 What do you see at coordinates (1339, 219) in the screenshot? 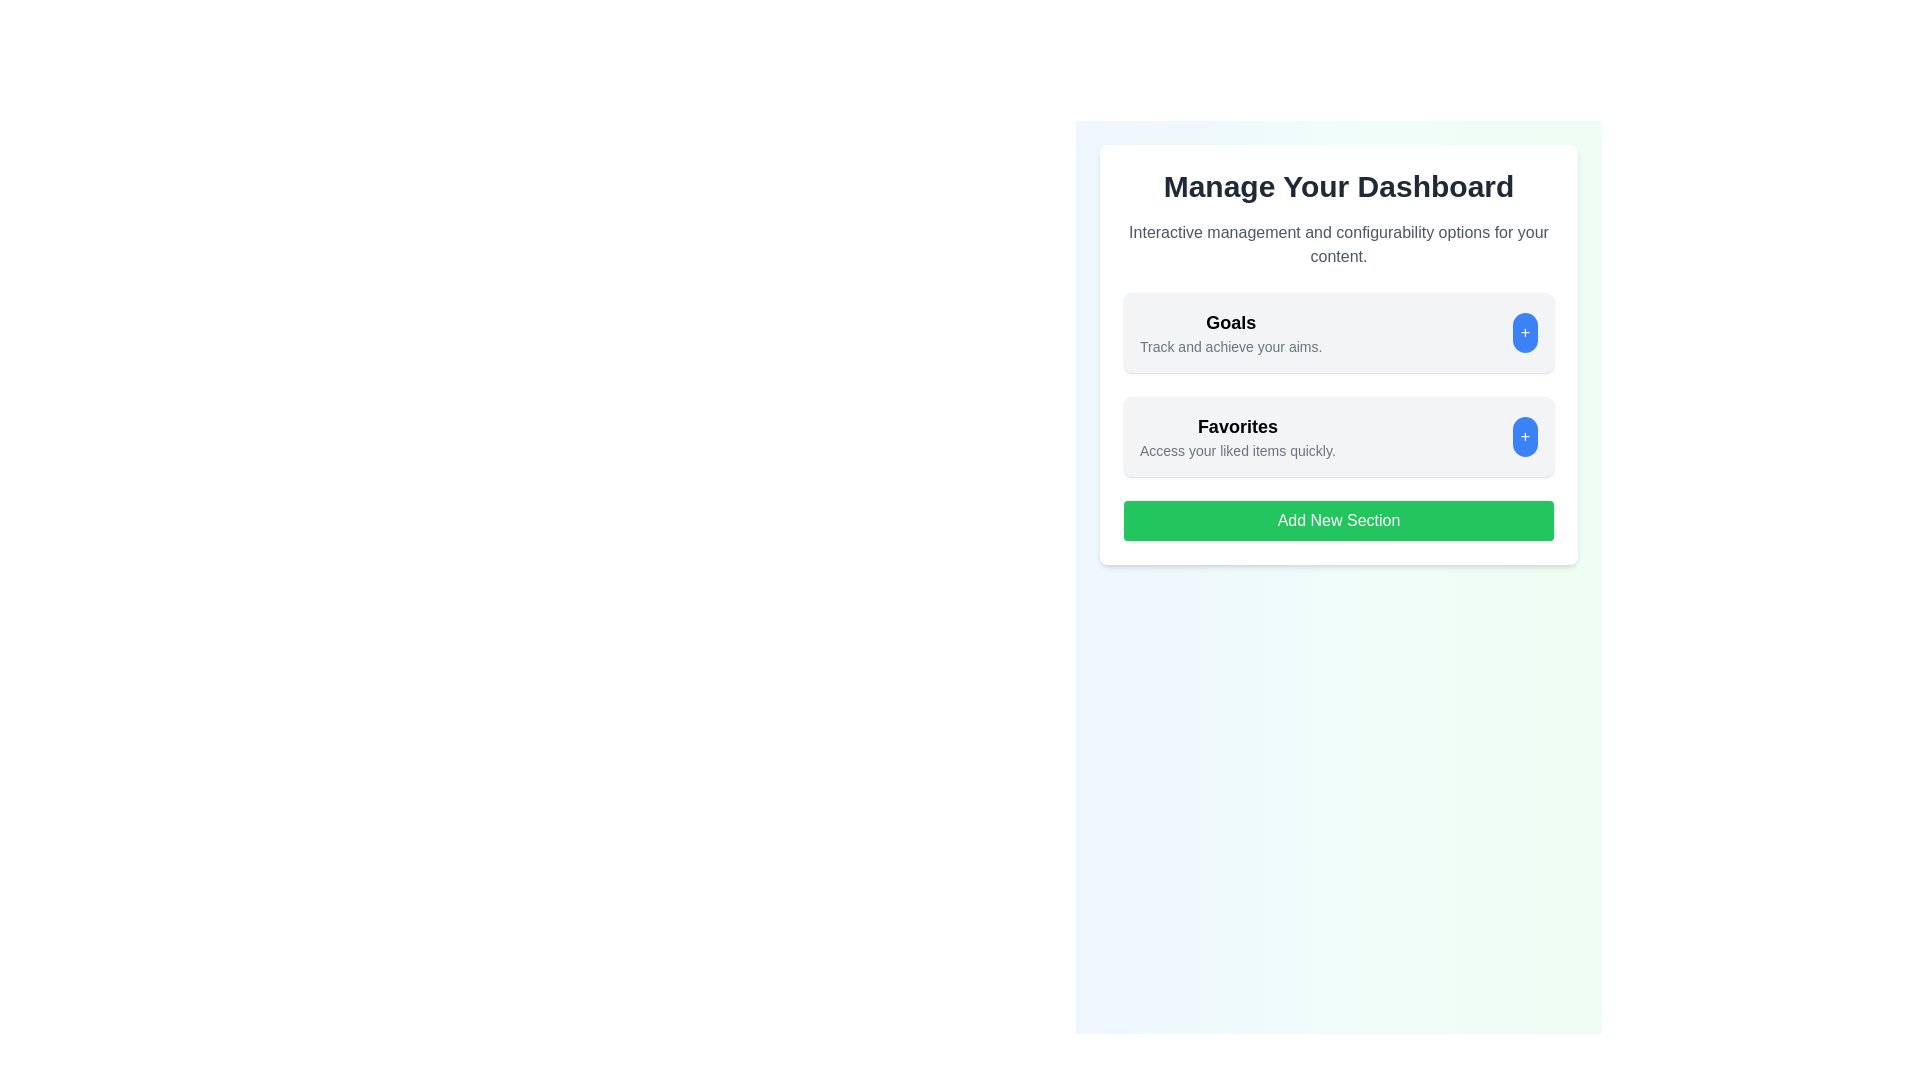
I see `text block titled 'Manage Your Dashboard' with subtext 'Interactive management and configurability options for your content.'` at bounding box center [1339, 219].